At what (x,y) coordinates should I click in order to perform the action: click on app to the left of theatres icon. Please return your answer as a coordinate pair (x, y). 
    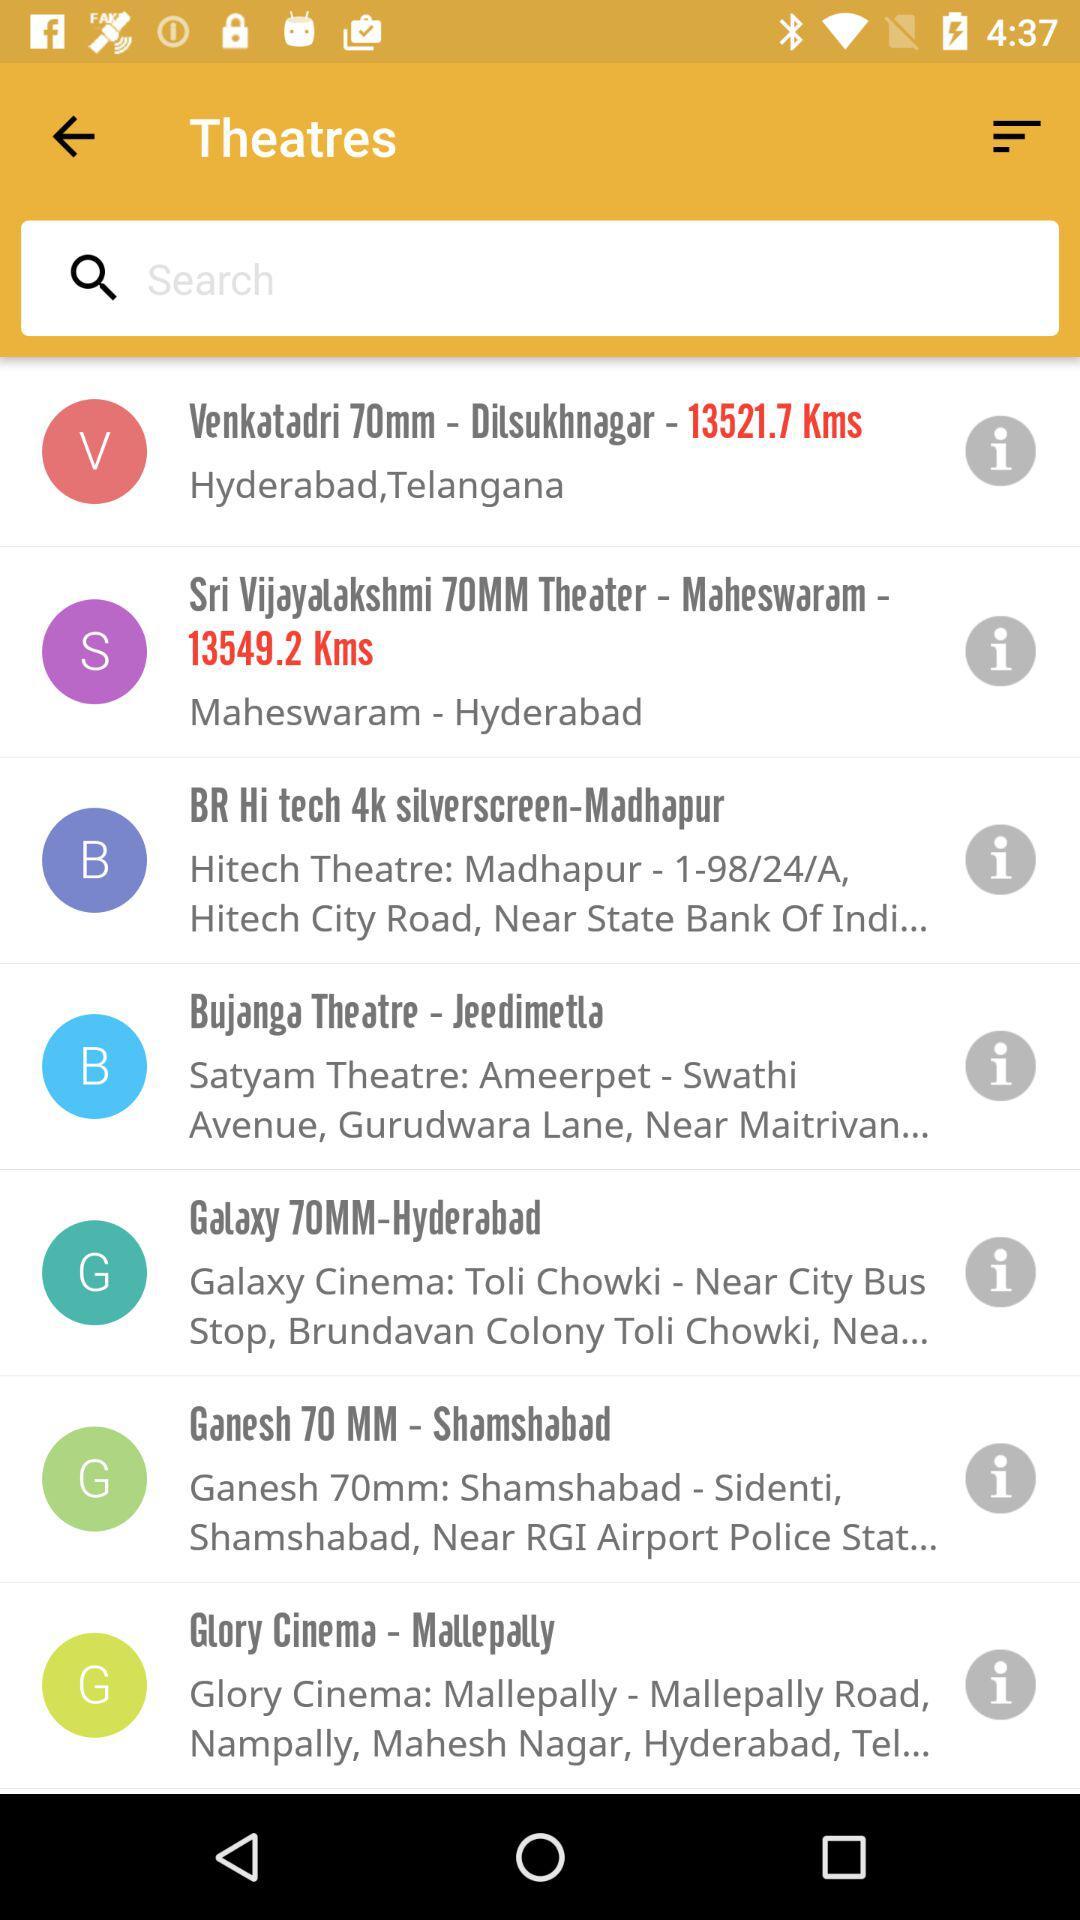
    Looking at the image, I should click on (72, 135).